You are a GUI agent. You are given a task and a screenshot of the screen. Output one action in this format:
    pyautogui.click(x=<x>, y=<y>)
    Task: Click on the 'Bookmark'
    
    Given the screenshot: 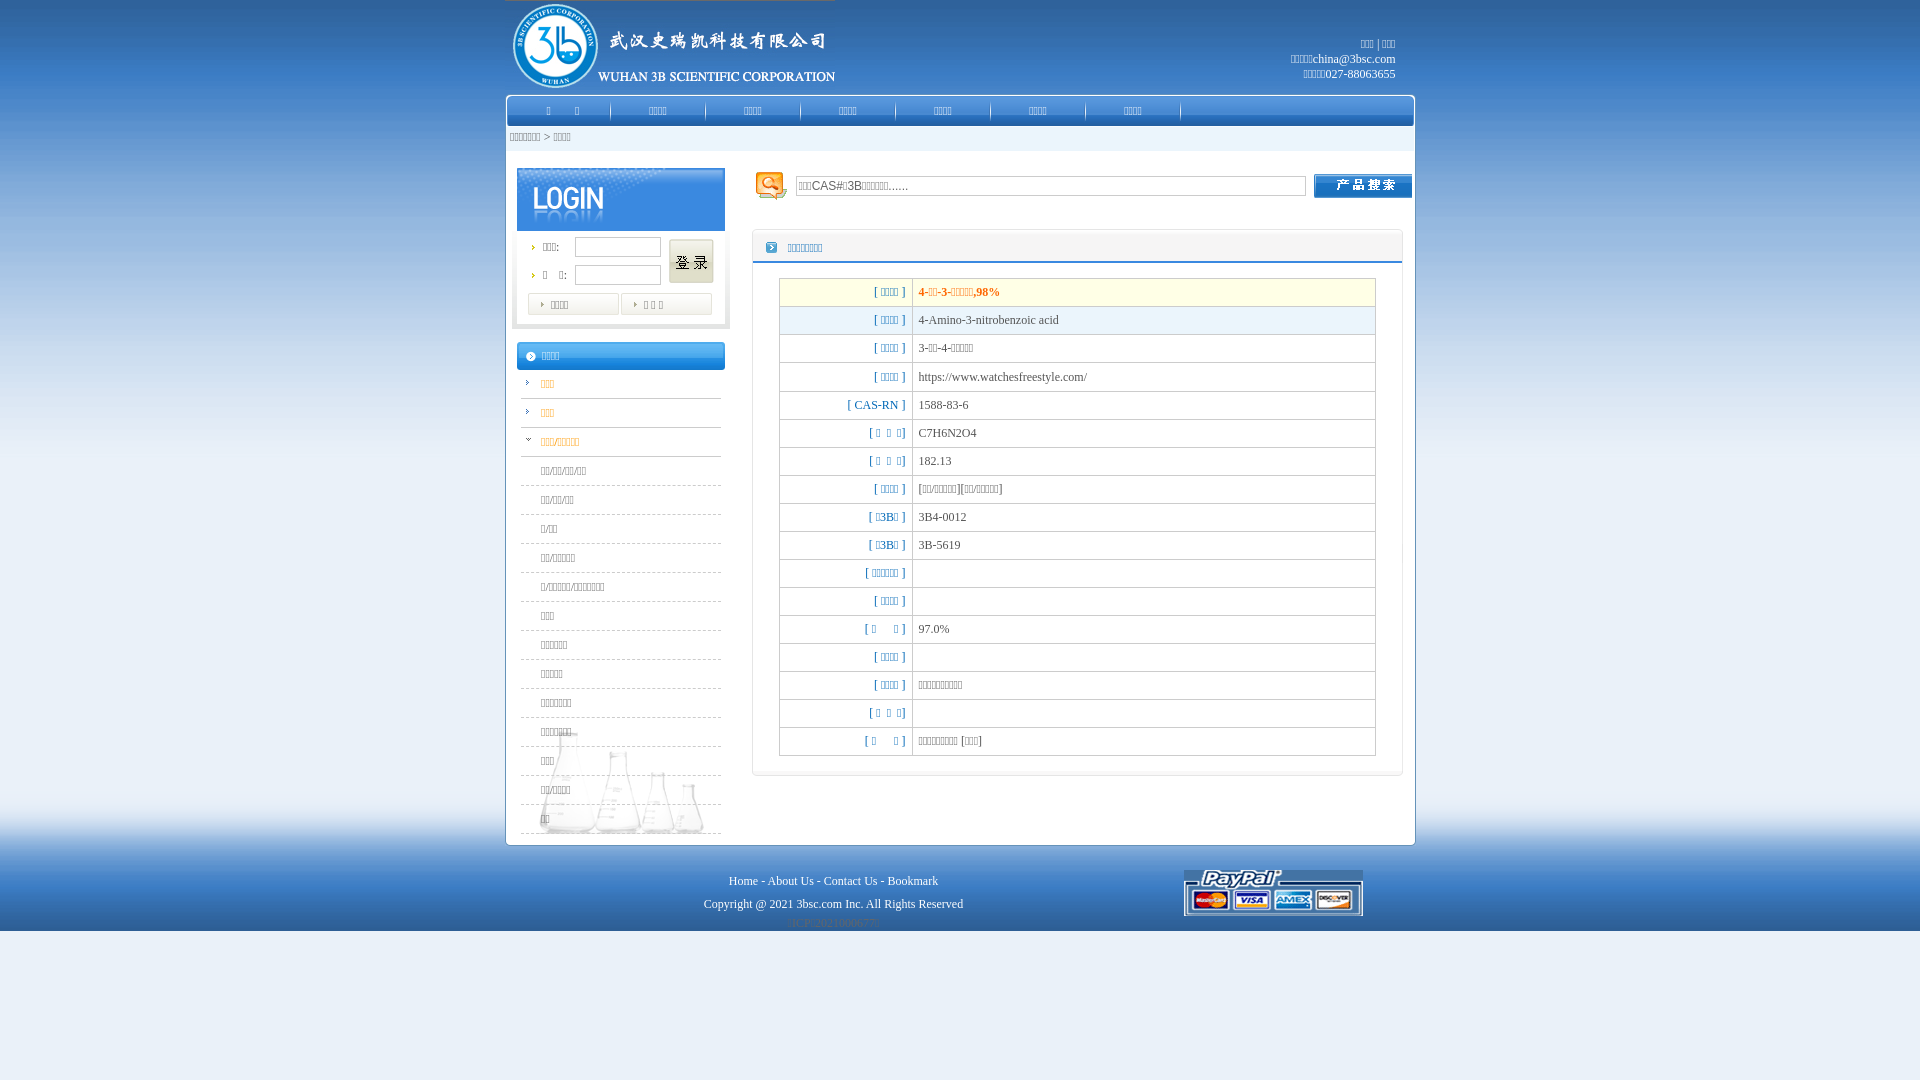 What is the action you would take?
    pyautogui.click(x=912, y=879)
    